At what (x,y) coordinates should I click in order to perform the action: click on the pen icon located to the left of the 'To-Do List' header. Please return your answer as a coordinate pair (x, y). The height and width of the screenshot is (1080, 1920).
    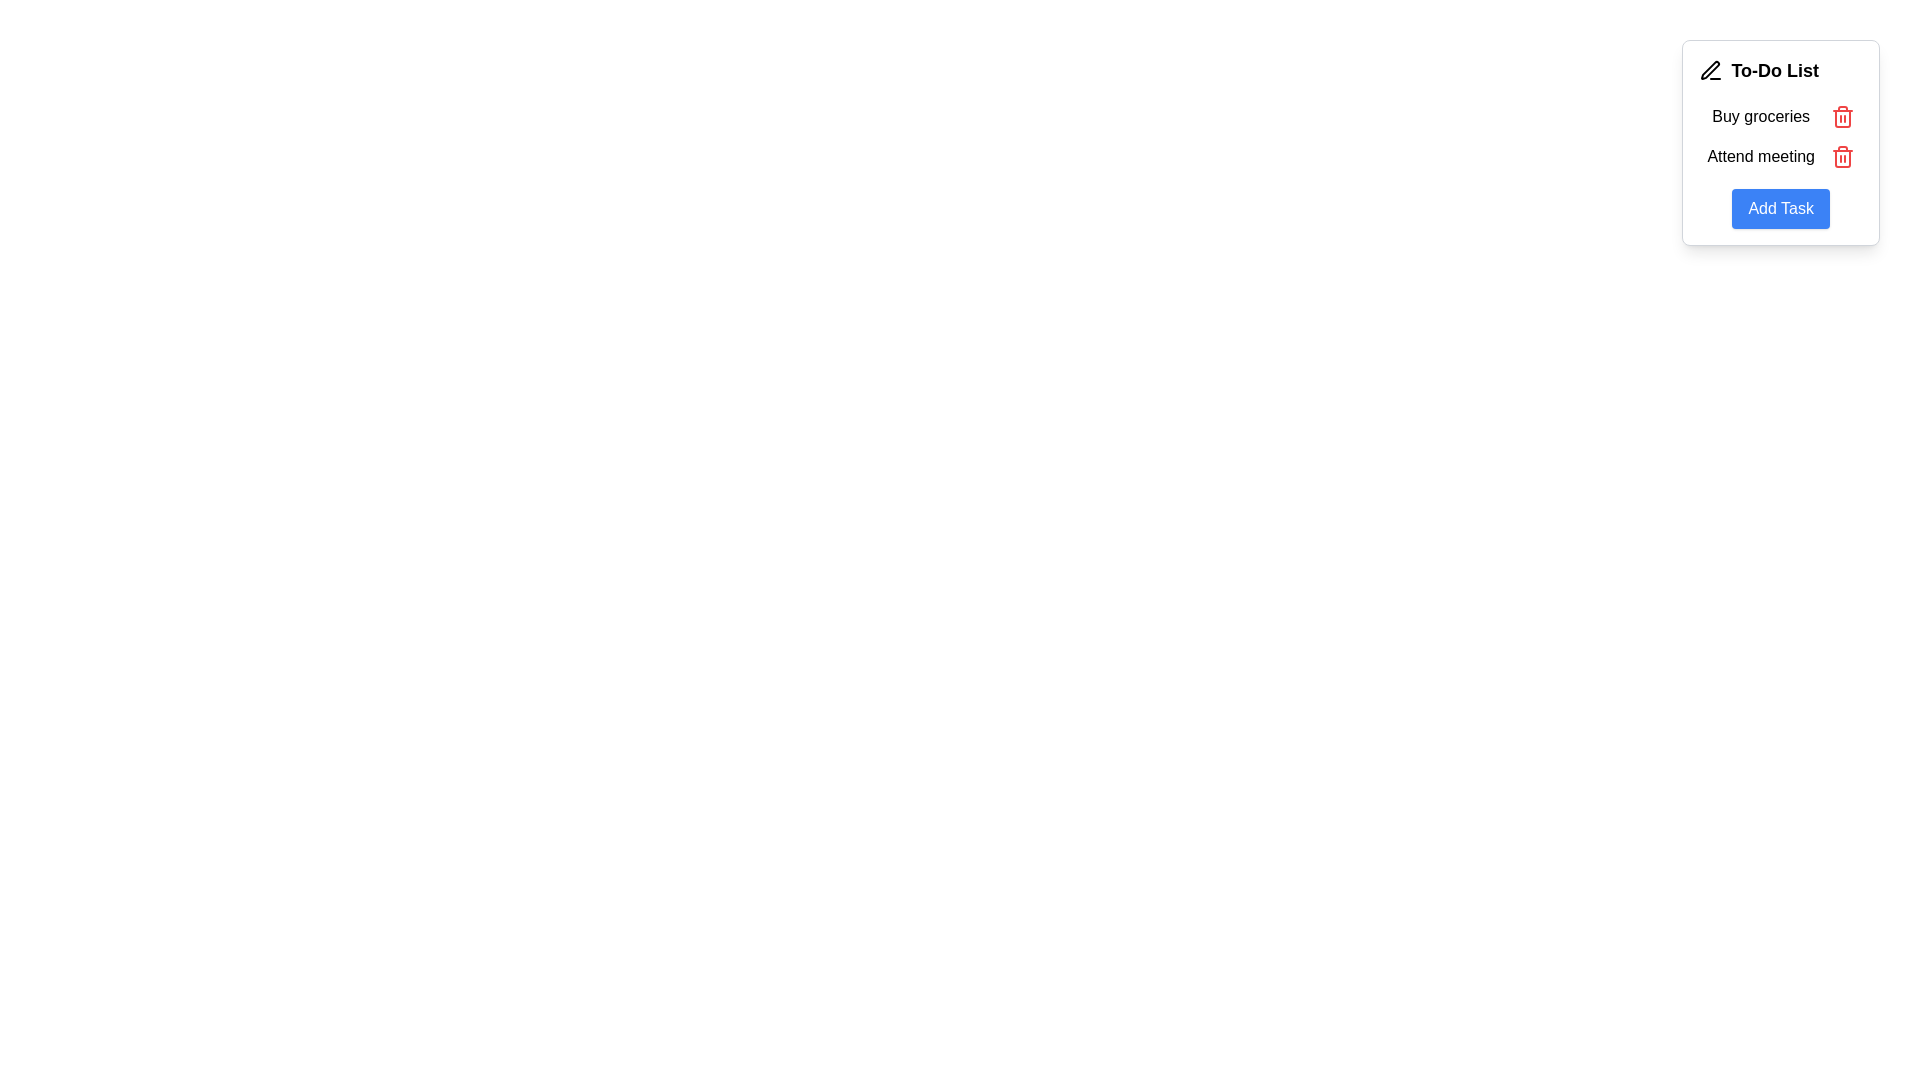
    Looking at the image, I should click on (1710, 69).